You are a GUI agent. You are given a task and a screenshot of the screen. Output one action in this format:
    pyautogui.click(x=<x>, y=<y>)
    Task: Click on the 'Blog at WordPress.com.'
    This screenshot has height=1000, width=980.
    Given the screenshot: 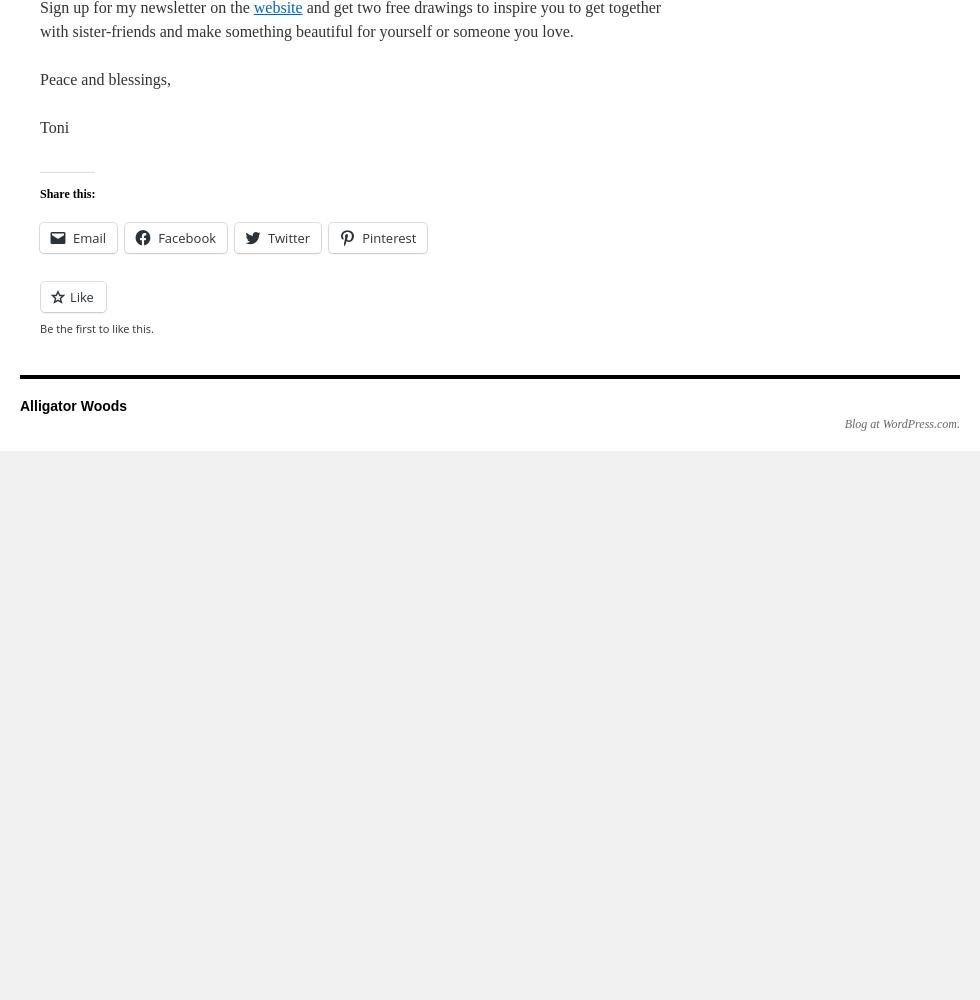 What is the action you would take?
    pyautogui.click(x=843, y=424)
    